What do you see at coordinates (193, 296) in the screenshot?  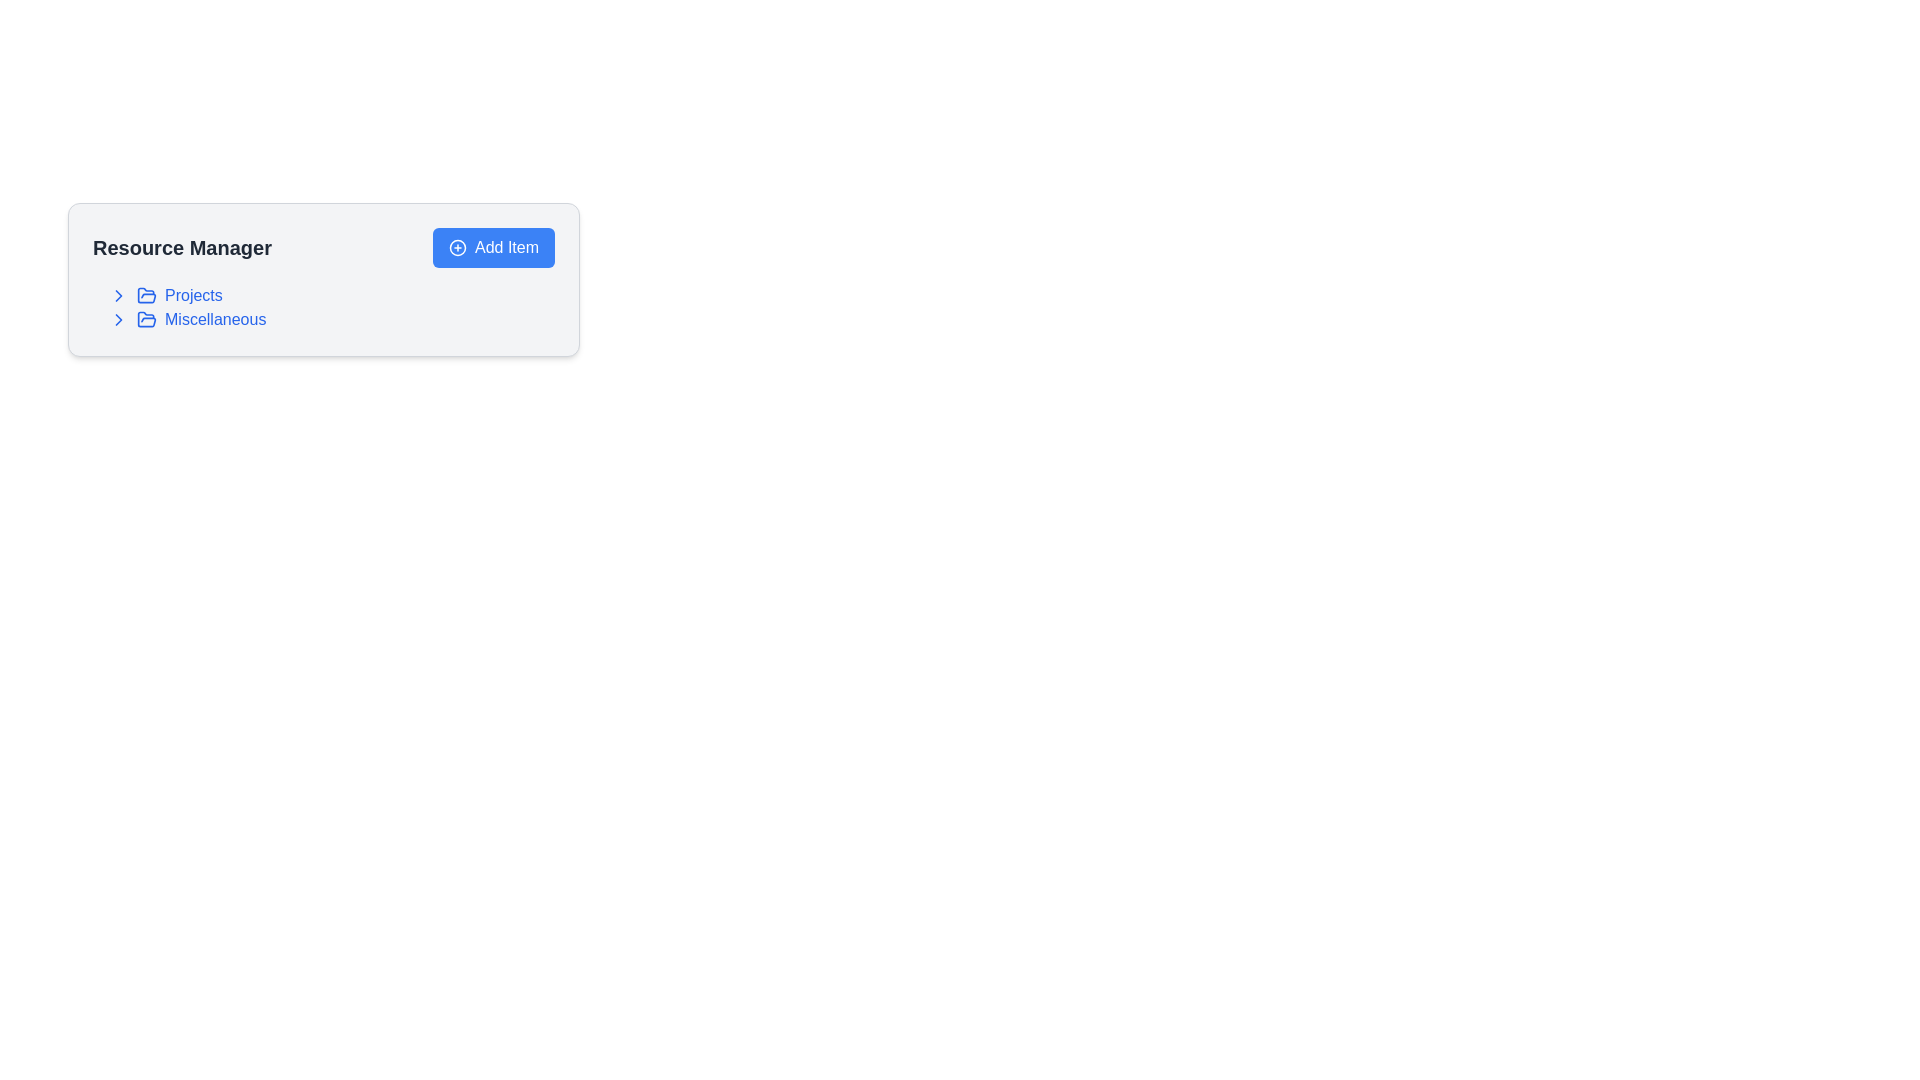 I see `the clickable text label for 'Projects' located in the Resource Manager menu` at bounding box center [193, 296].